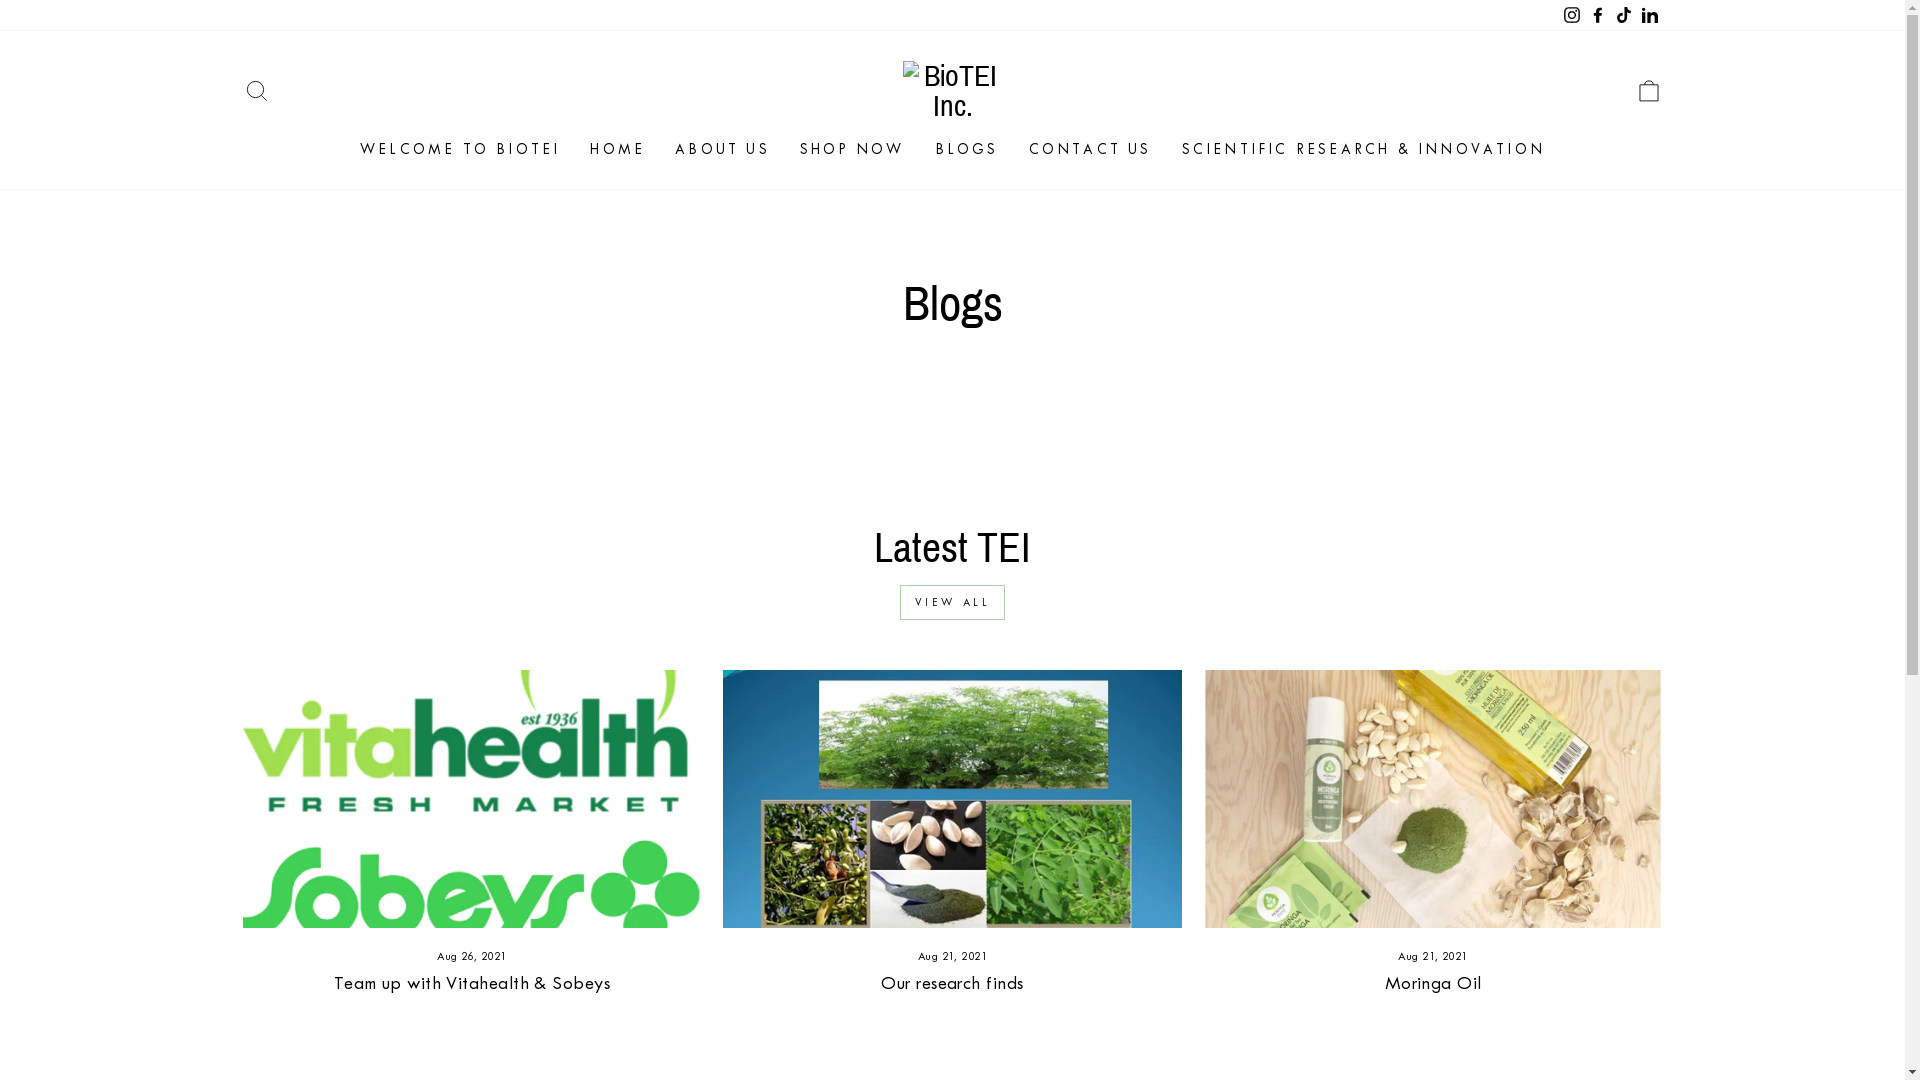 The height and width of the screenshot is (1080, 1920). I want to click on 'SEARCH', so click(254, 91).